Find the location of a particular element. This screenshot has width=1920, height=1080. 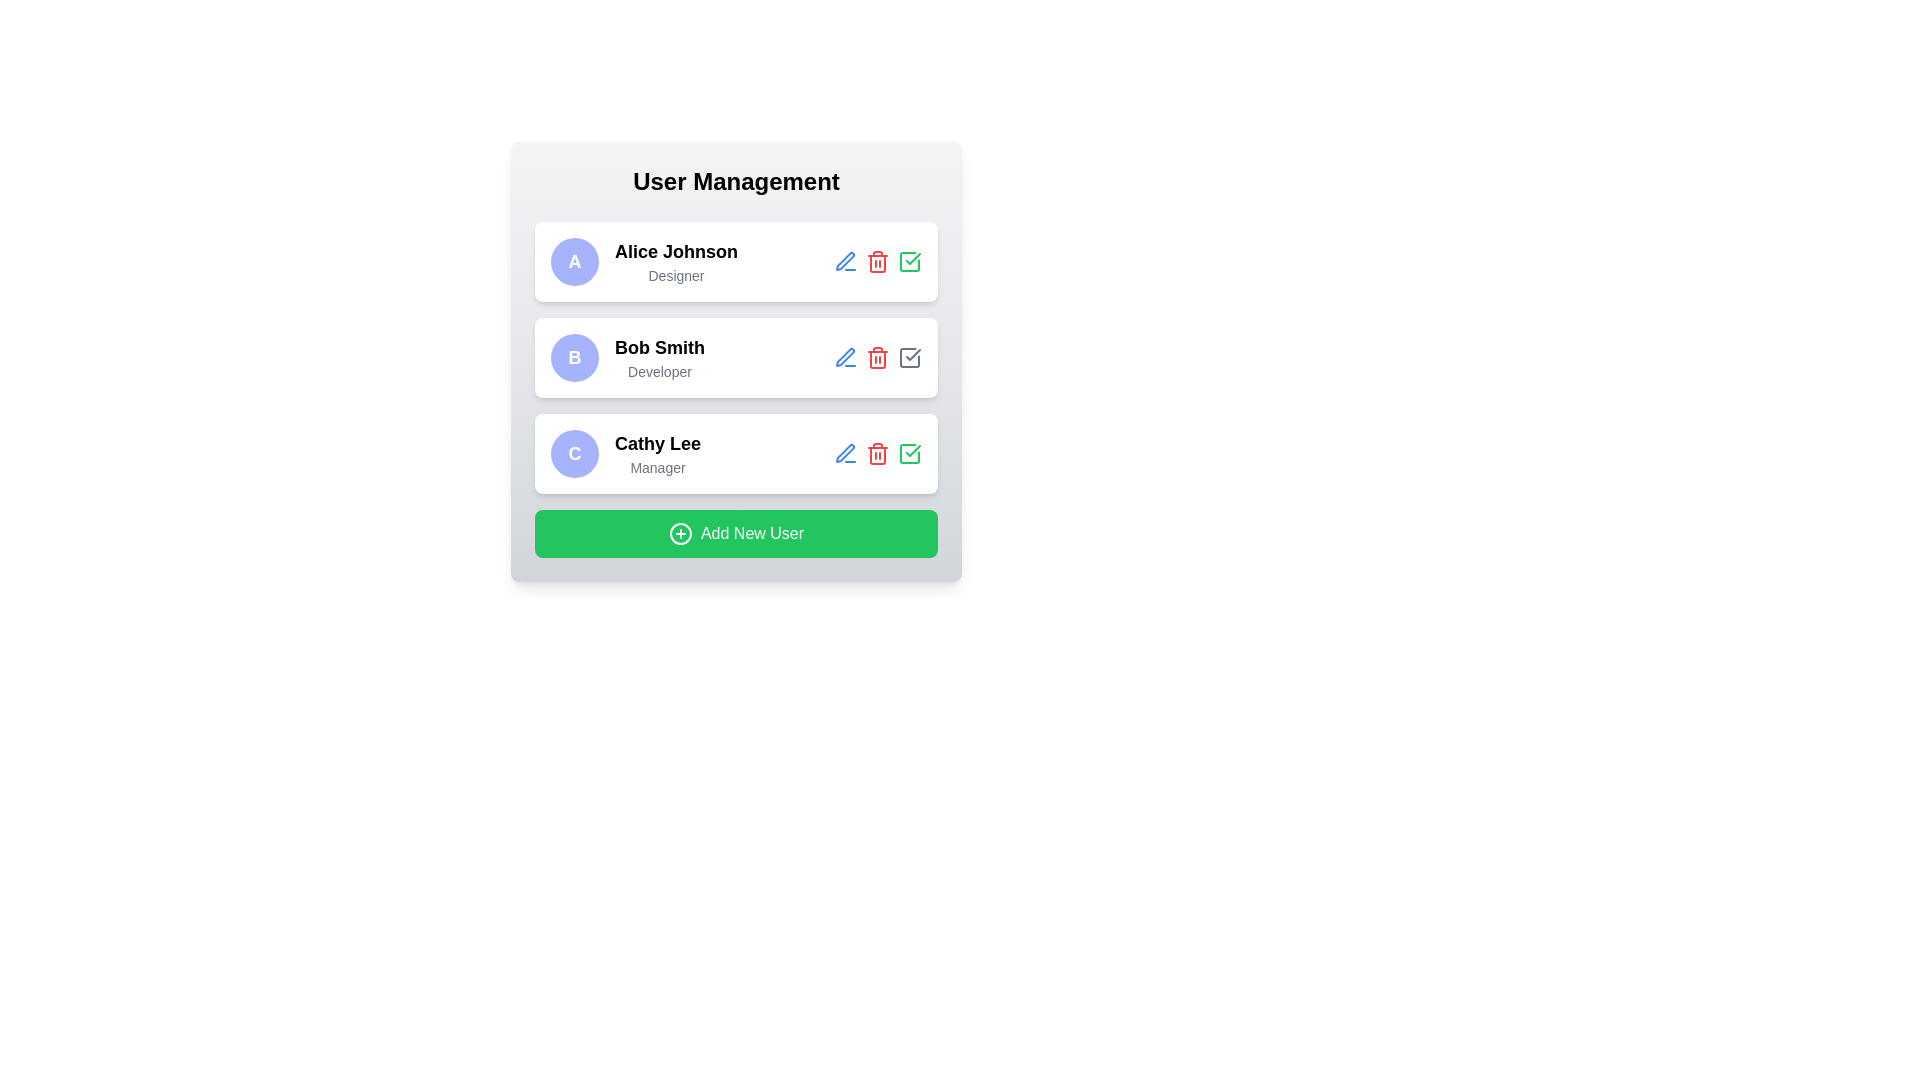

the edit action icon resembling a pen or pencil, located to the right of the 'Bob Smith - Developer' entry, to initiate the edit process is located at coordinates (845, 260).